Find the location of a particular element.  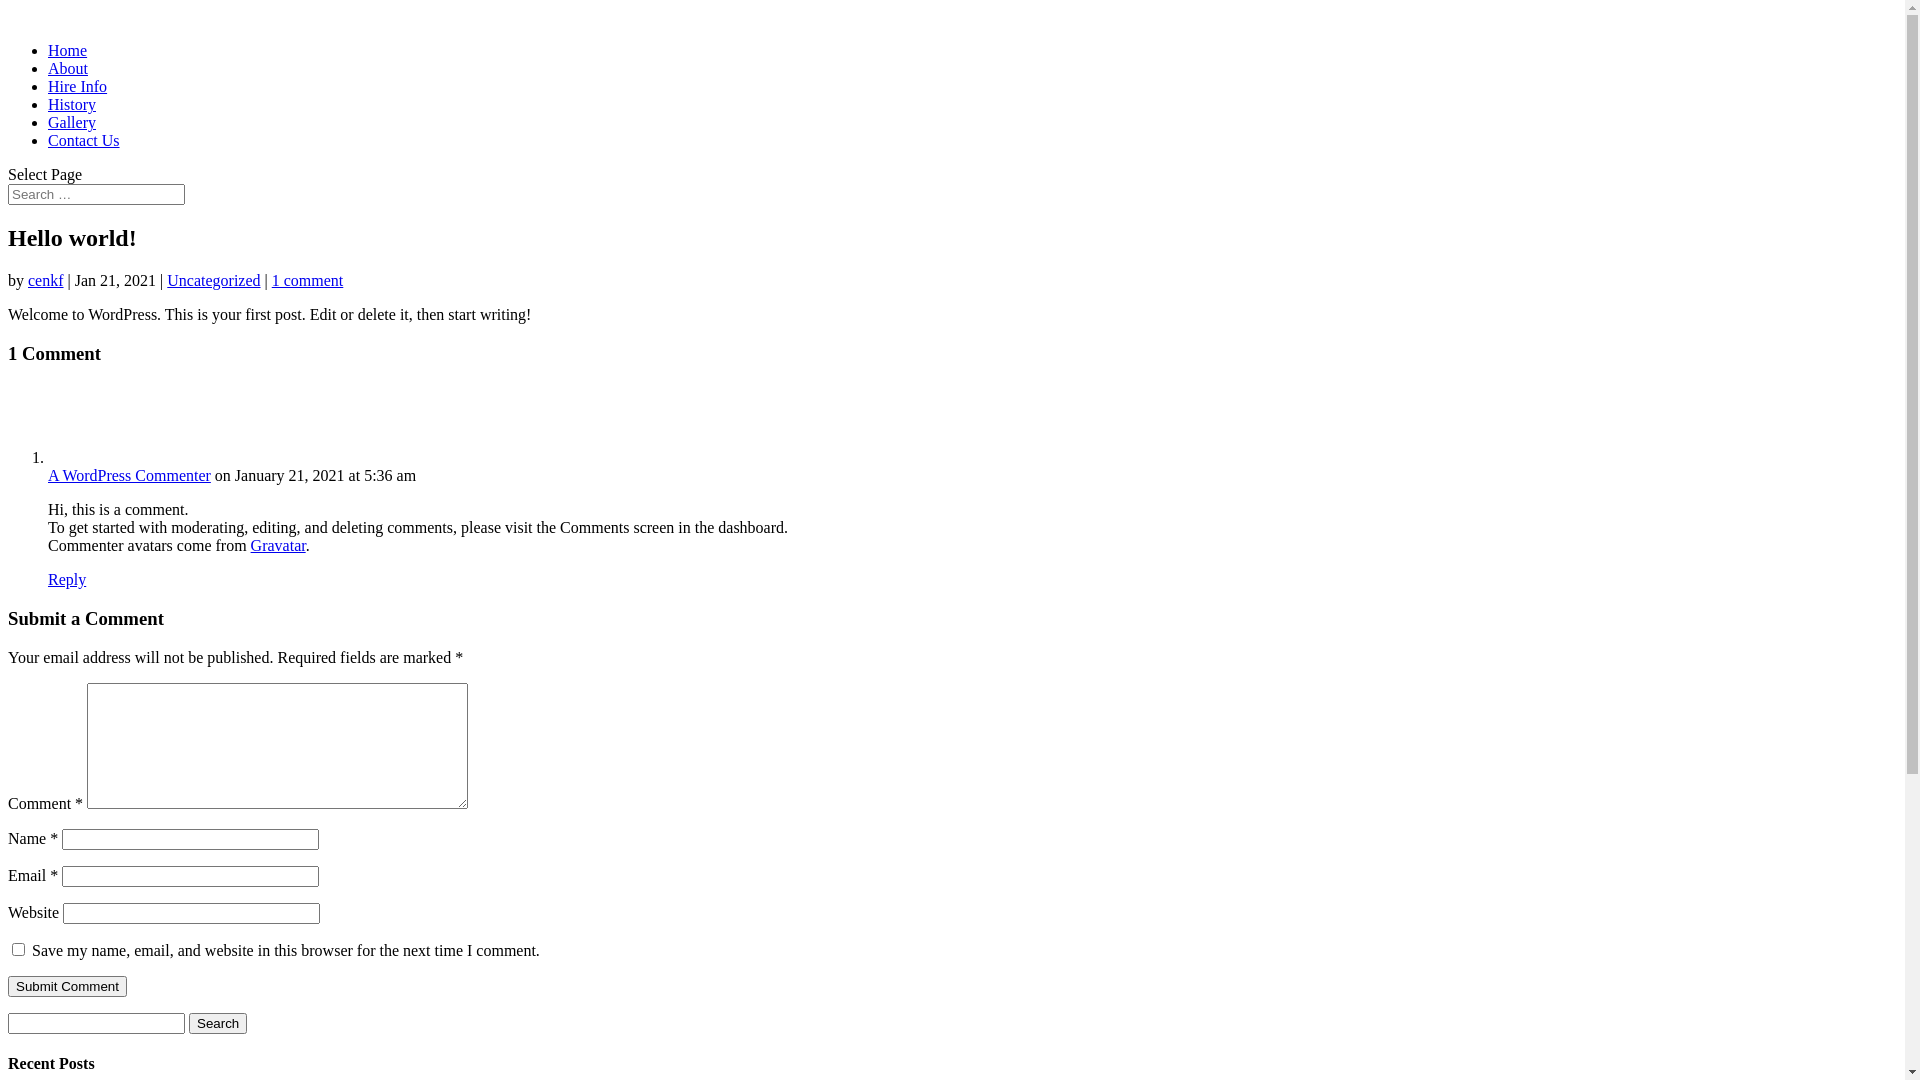

'cenkf' is located at coordinates (46, 280).